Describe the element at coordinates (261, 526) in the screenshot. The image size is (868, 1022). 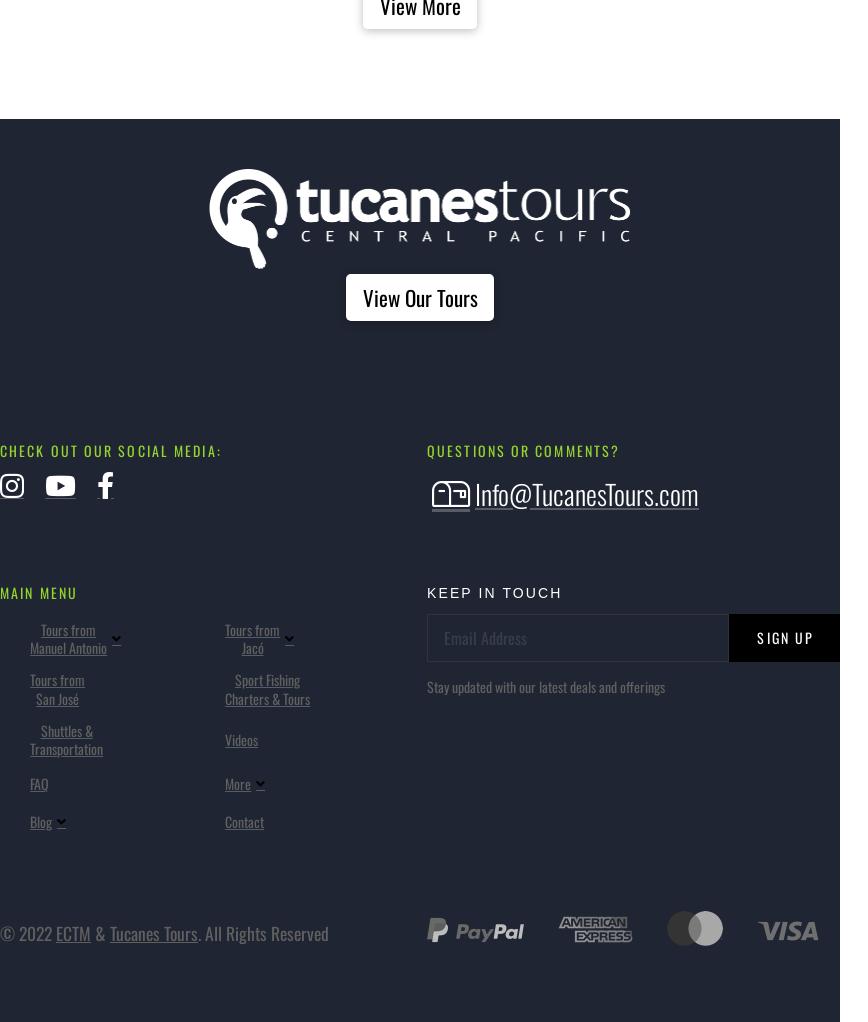
I see `'About'` at that location.